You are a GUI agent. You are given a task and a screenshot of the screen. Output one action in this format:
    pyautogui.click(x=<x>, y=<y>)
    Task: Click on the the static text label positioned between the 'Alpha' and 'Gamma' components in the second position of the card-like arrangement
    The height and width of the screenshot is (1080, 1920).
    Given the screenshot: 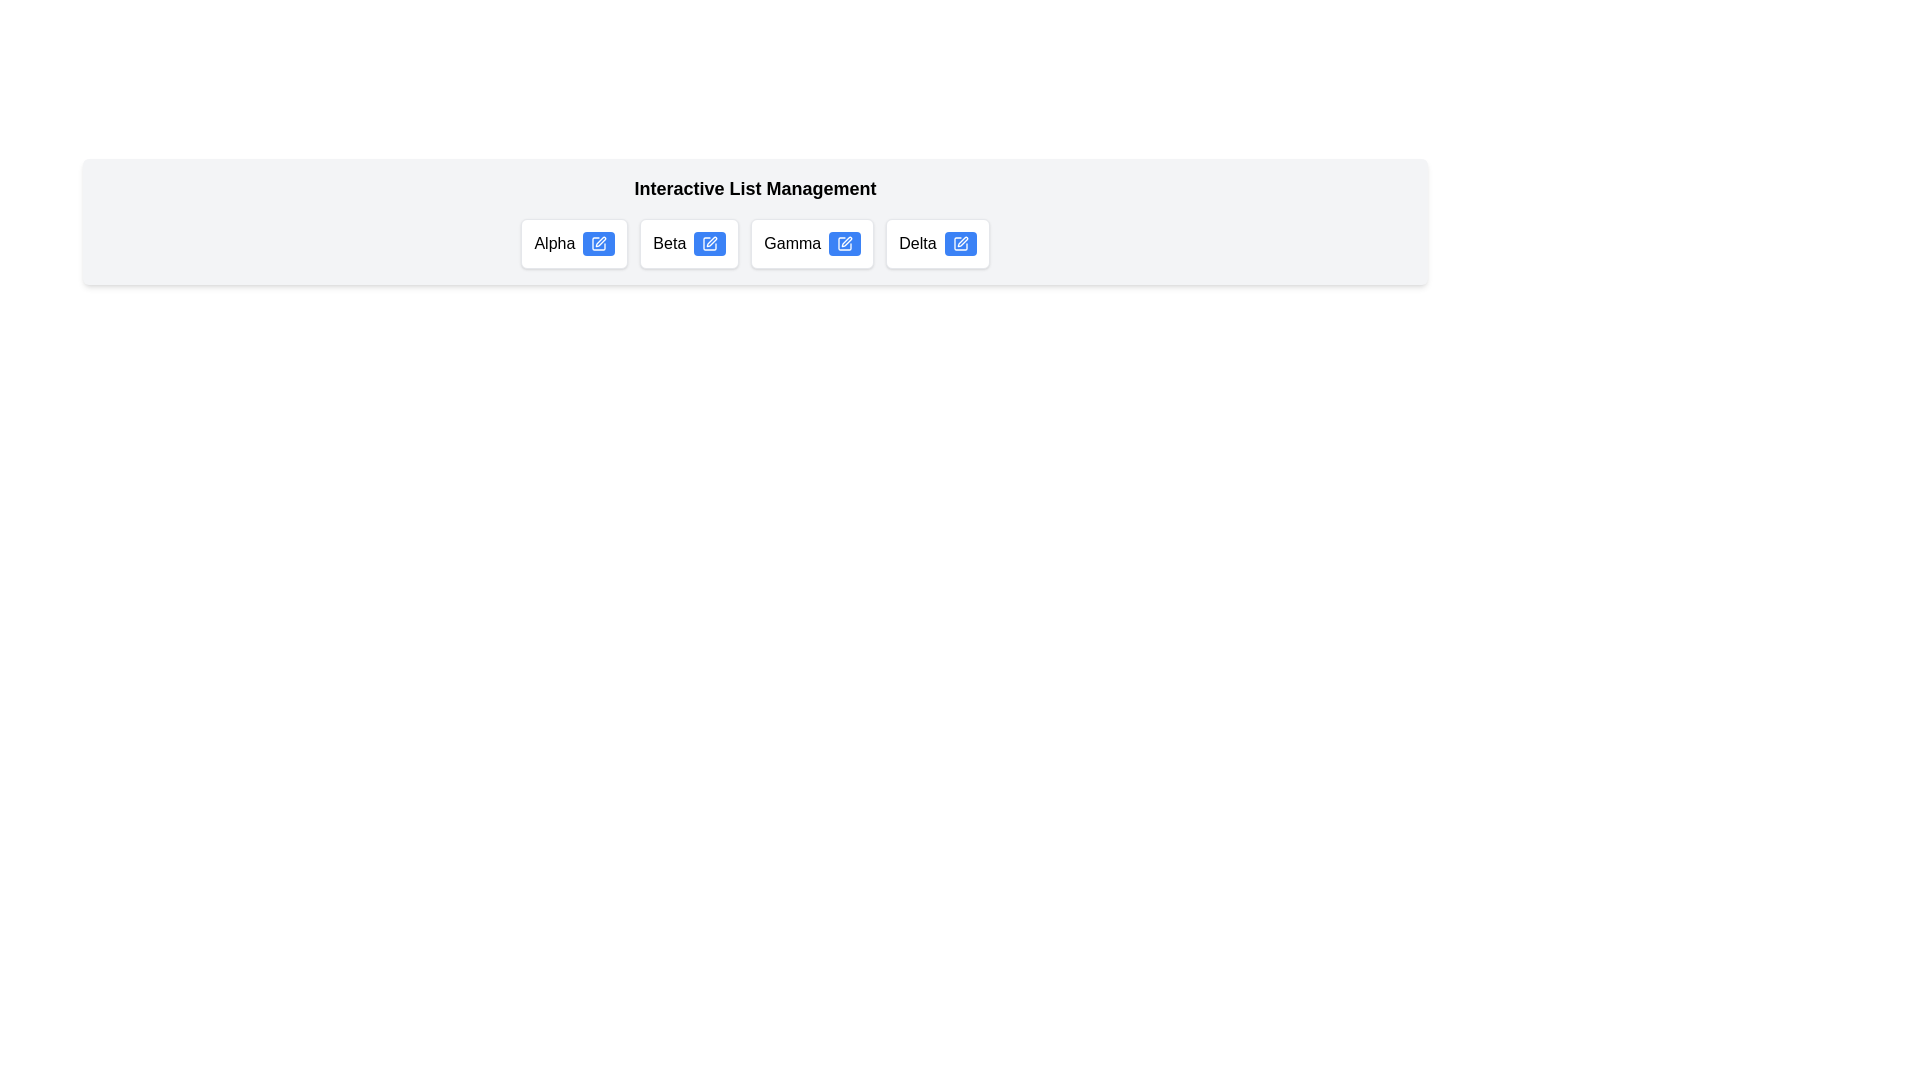 What is the action you would take?
    pyautogui.click(x=669, y=242)
    